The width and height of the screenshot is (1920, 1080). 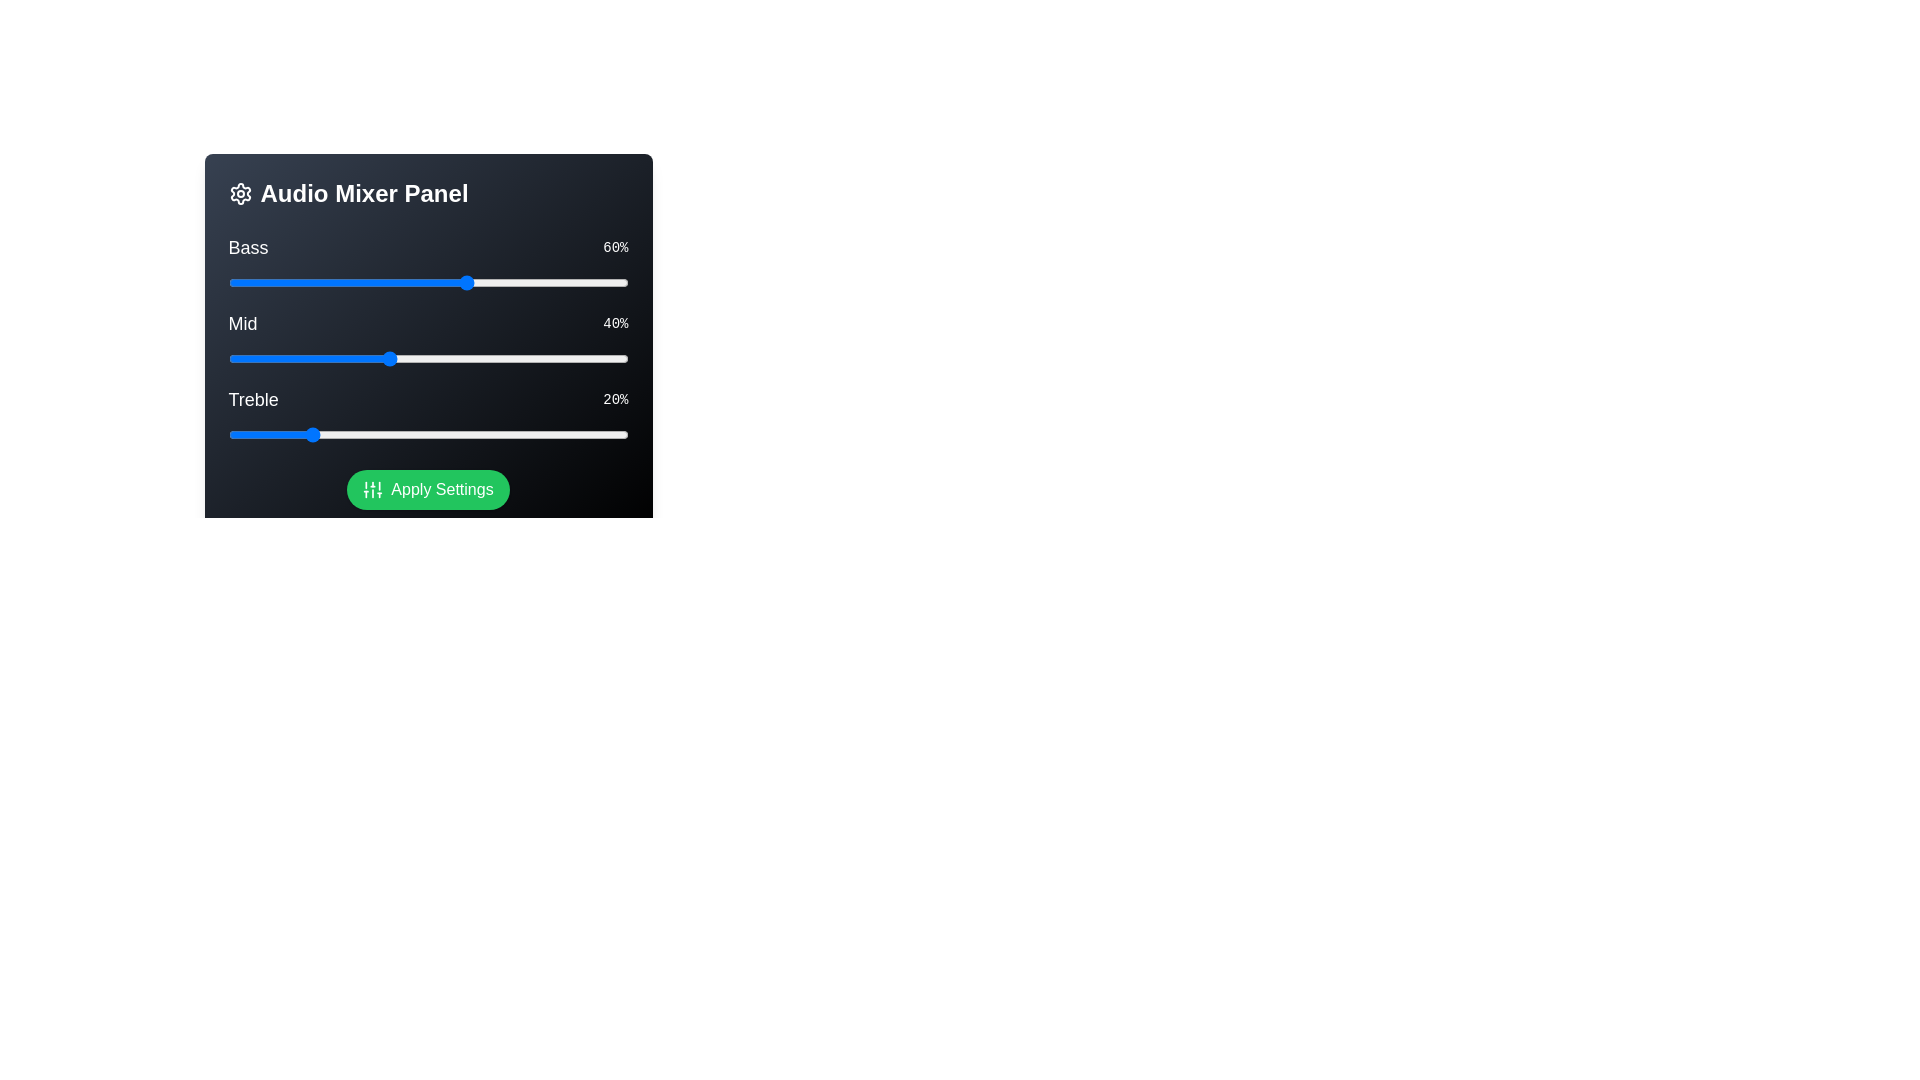 What do you see at coordinates (299, 282) in the screenshot?
I see `the Bass slider to 18%` at bounding box center [299, 282].